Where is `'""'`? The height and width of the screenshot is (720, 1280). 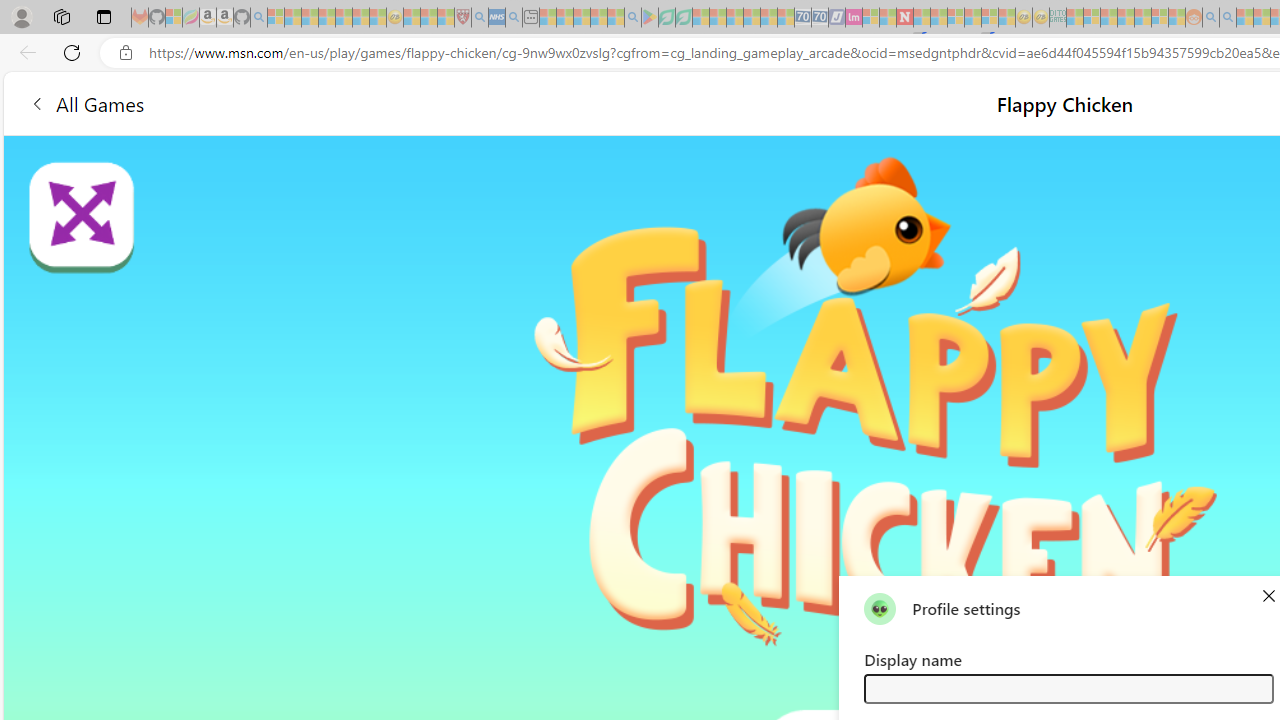
'""' is located at coordinates (880, 607).